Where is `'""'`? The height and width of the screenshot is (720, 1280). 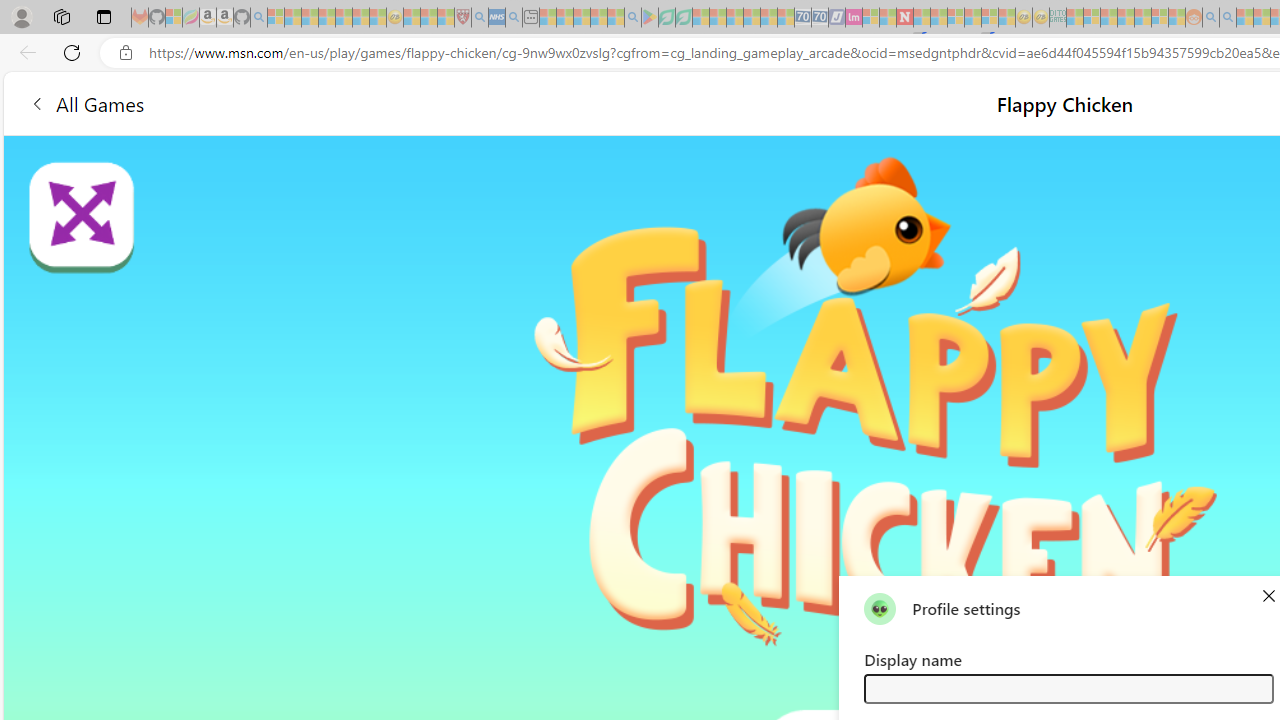
'""' is located at coordinates (880, 607).